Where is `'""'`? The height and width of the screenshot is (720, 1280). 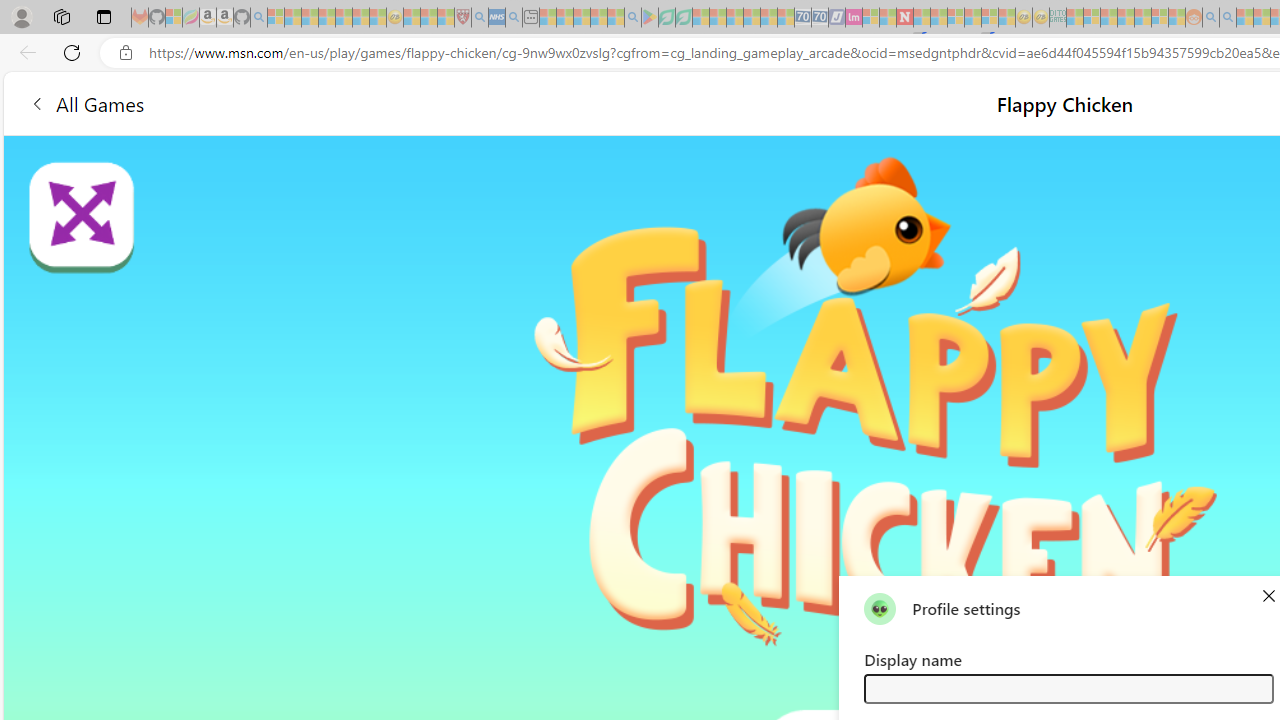
'""' is located at coordinates (880, 607).